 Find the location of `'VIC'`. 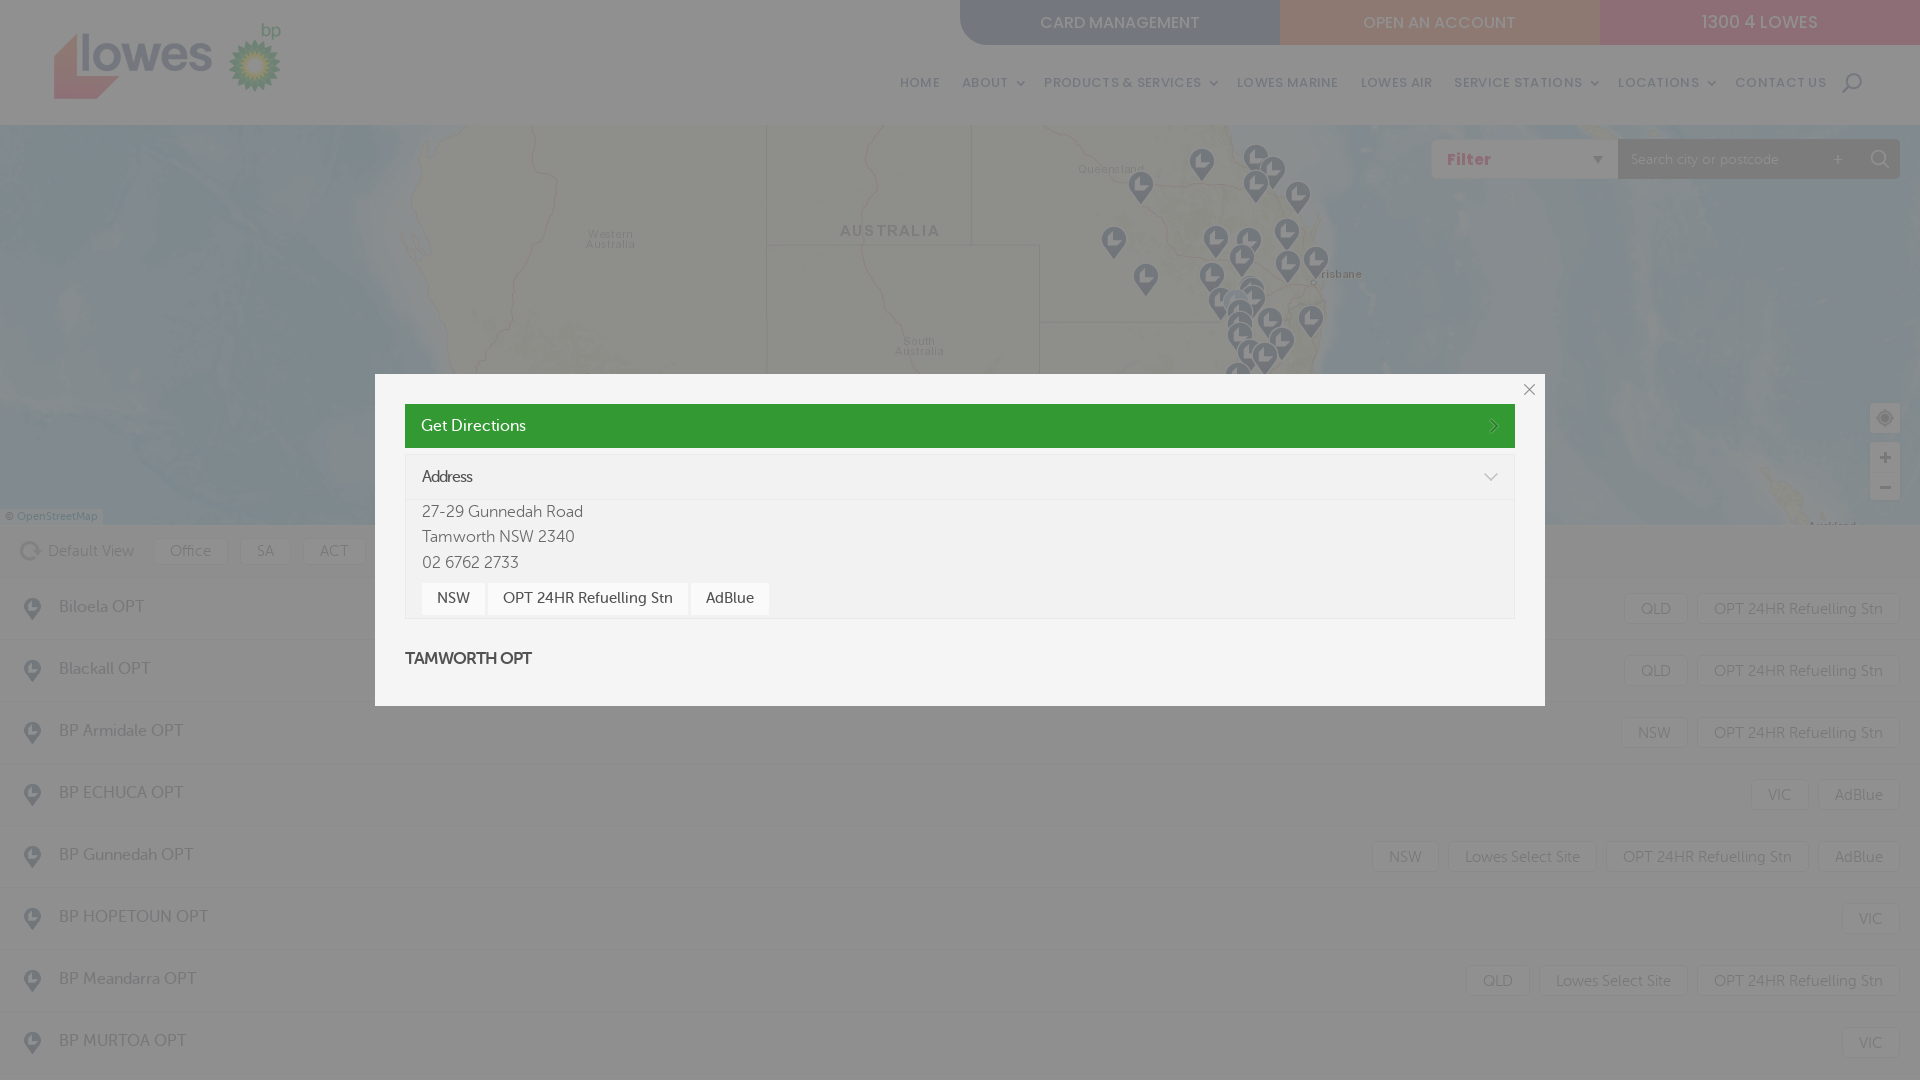

'VIC' is located at coordinates (1780, 793).